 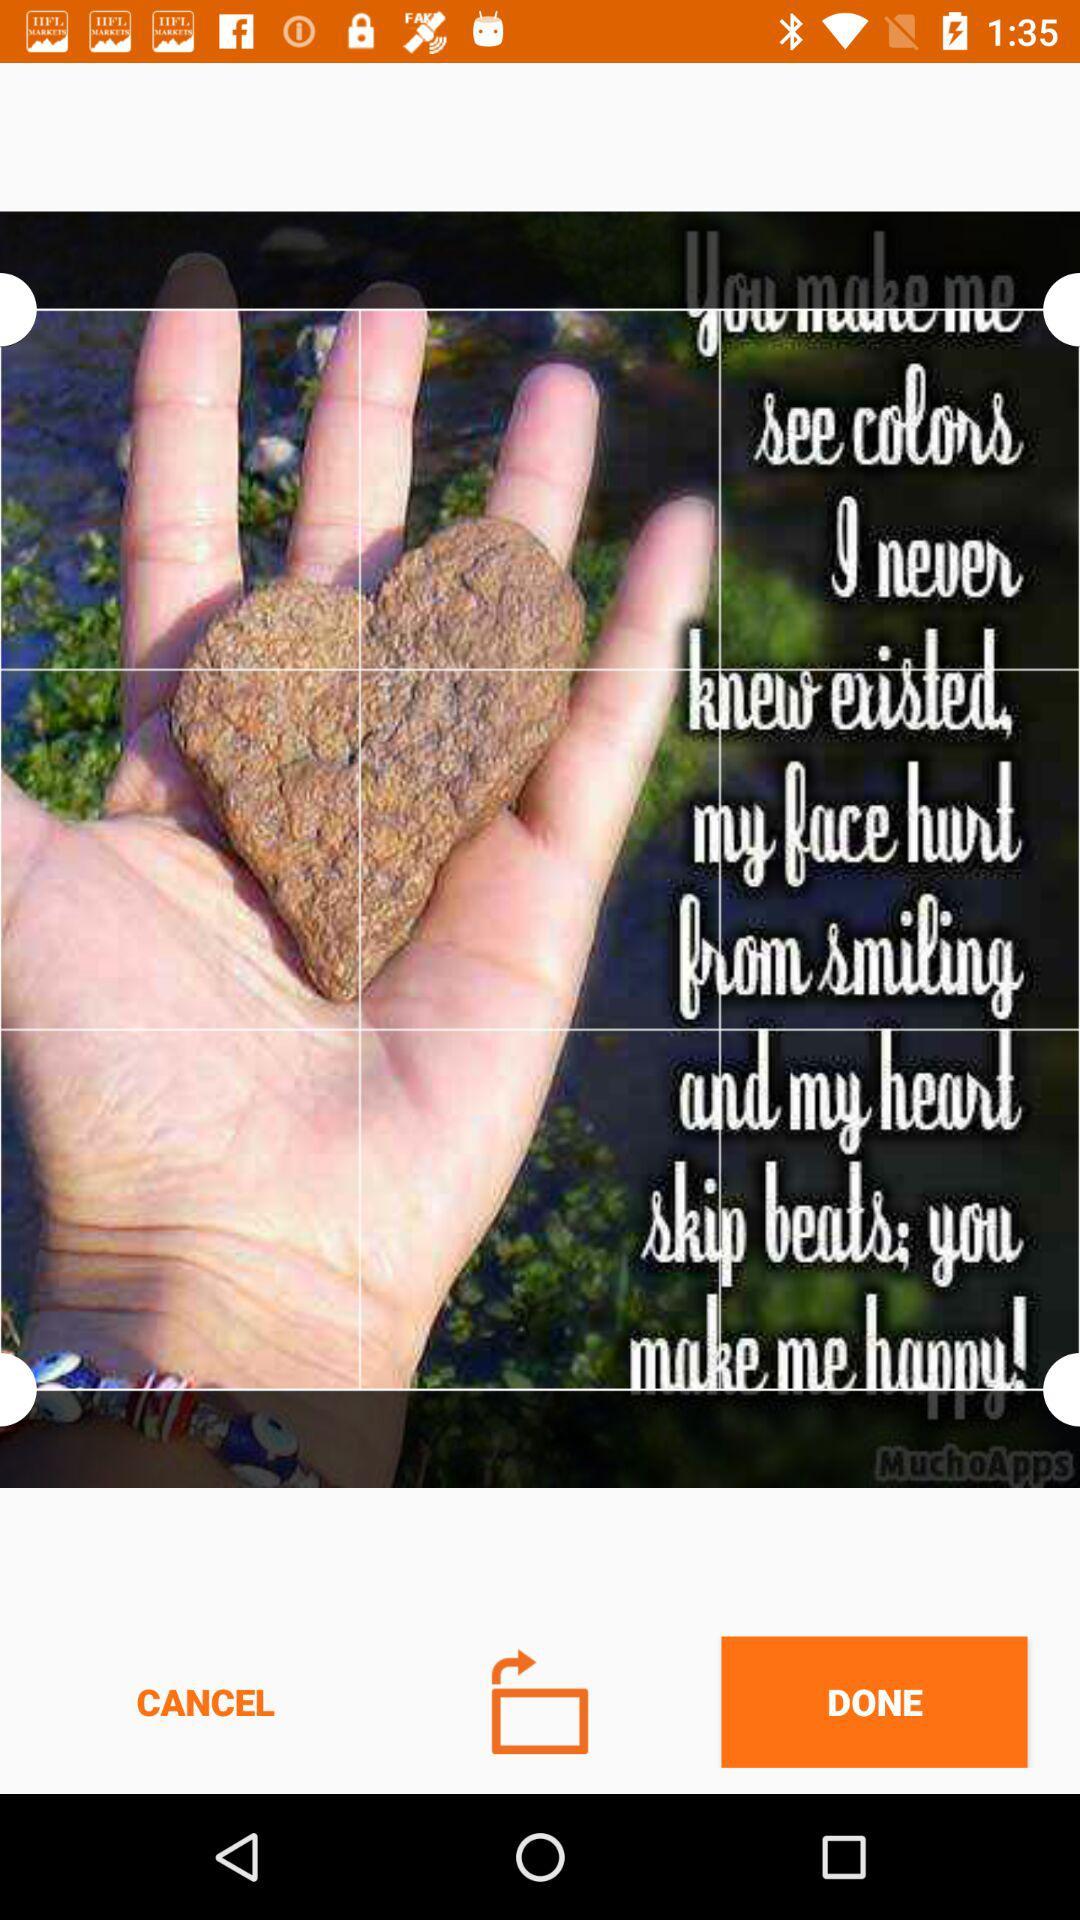 I want to click on the button to the left of done item, so click(x=540, y=1700).